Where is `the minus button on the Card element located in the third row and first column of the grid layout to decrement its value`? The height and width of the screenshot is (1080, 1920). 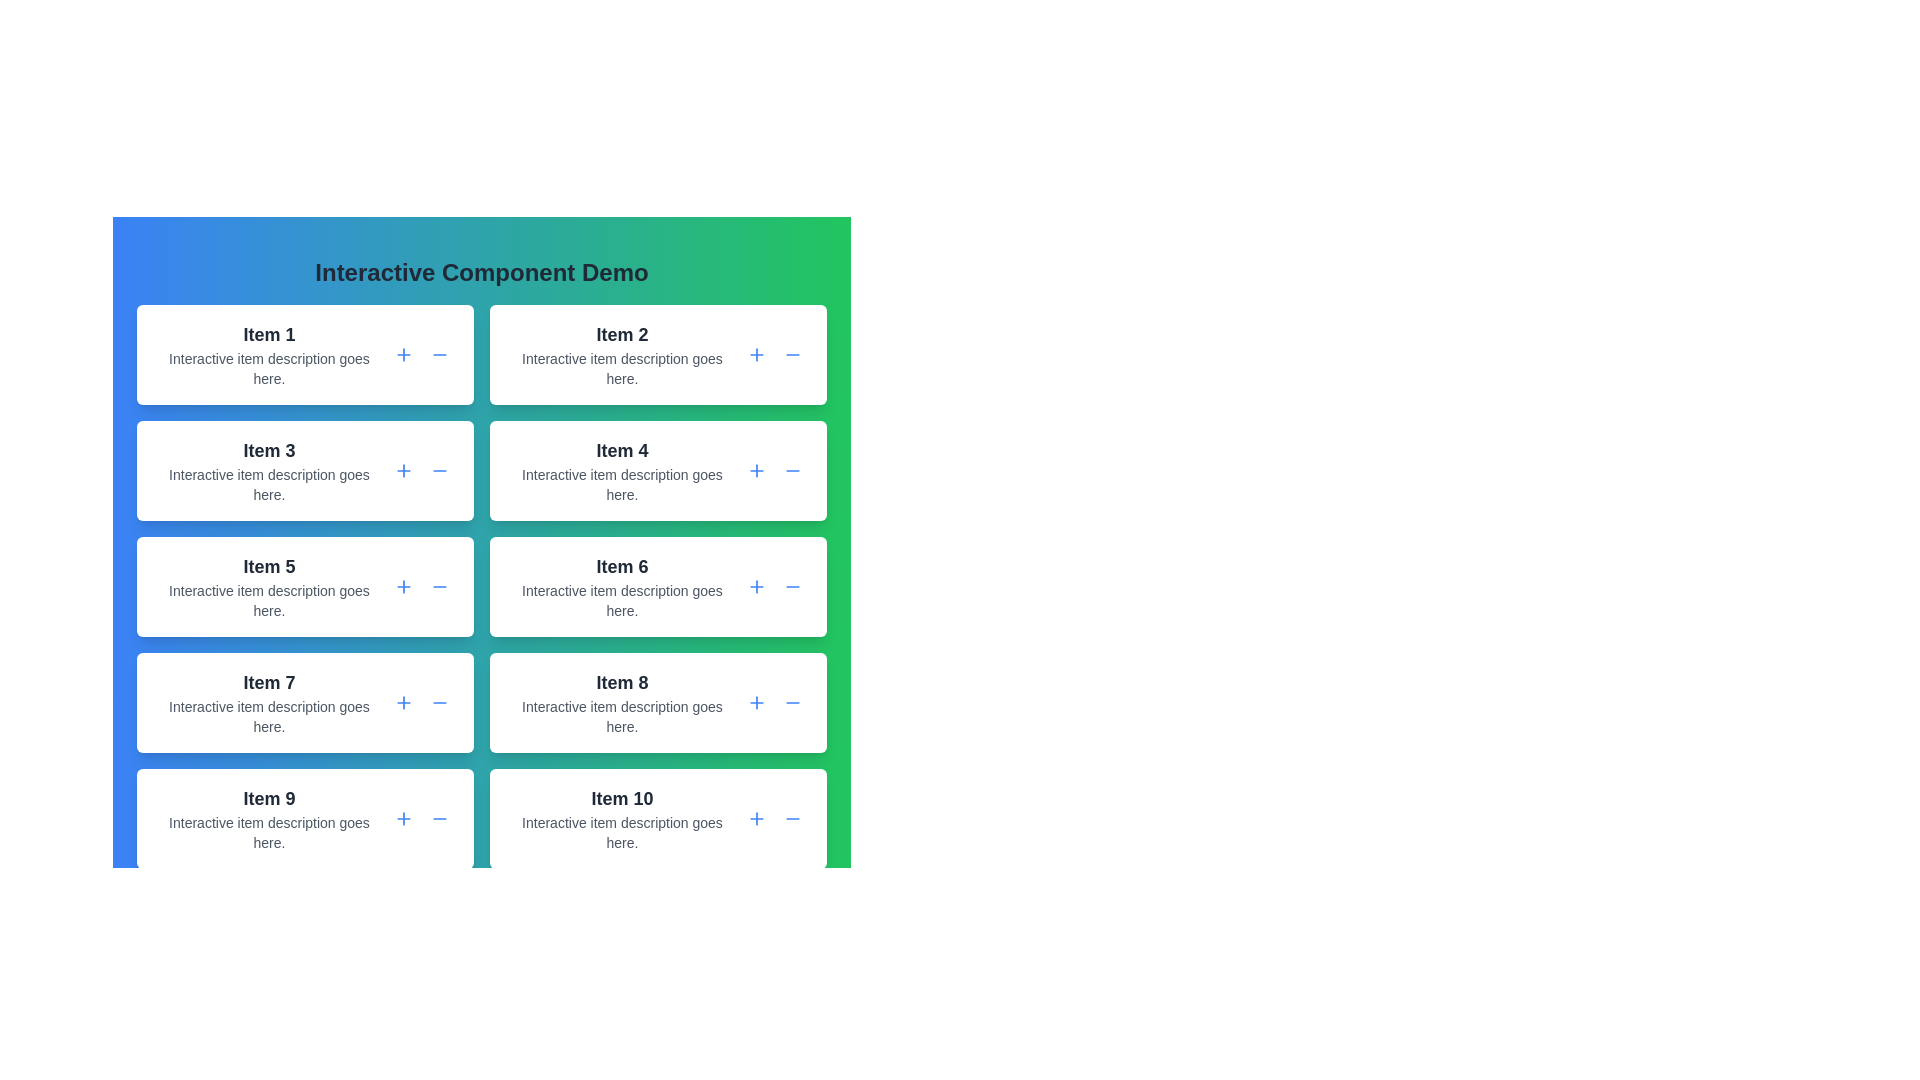
the minus button on the Card element located in the third row and first column of the grid layout to decrement its value is located at coordinates (304, 585).